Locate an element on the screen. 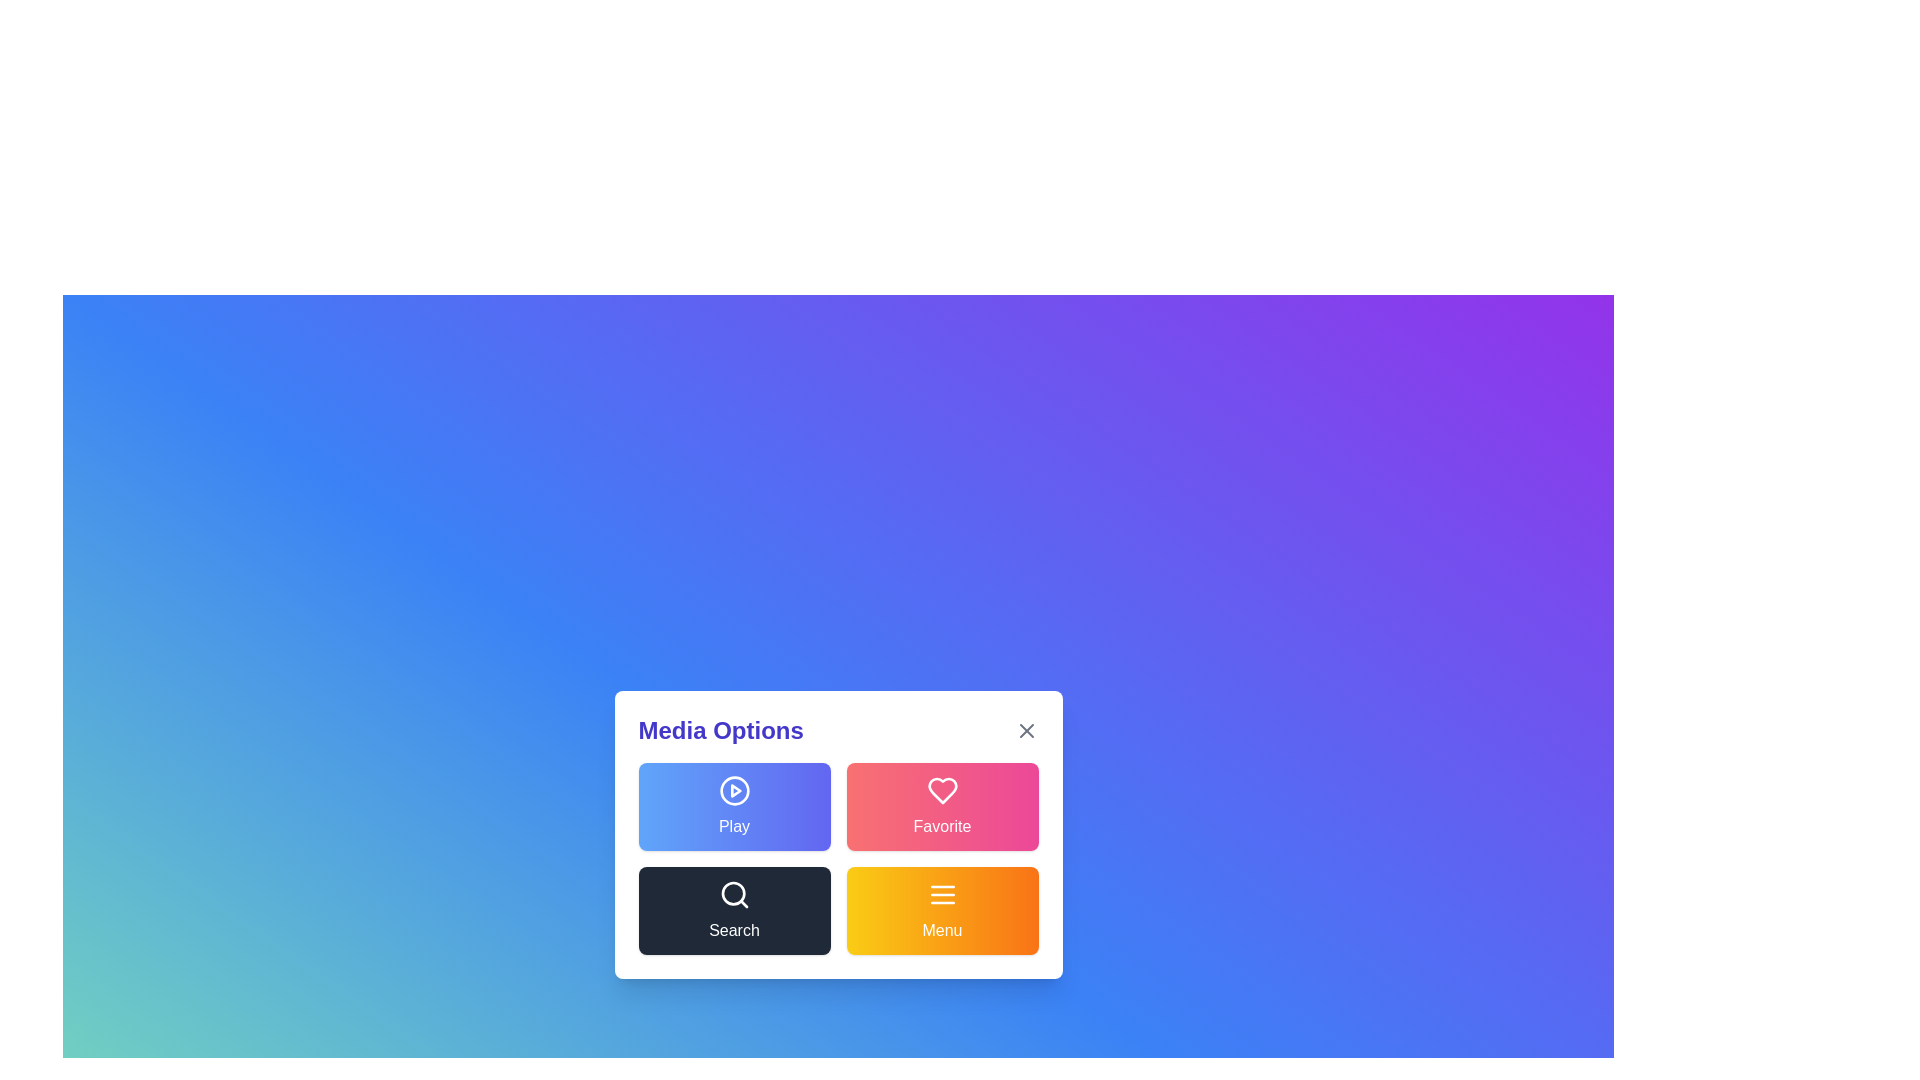  the button designed to mark or save items as favorites, which is located in the upper-right section of the grid adjacent to the 'Play' button is located at coordinates (941, 805).